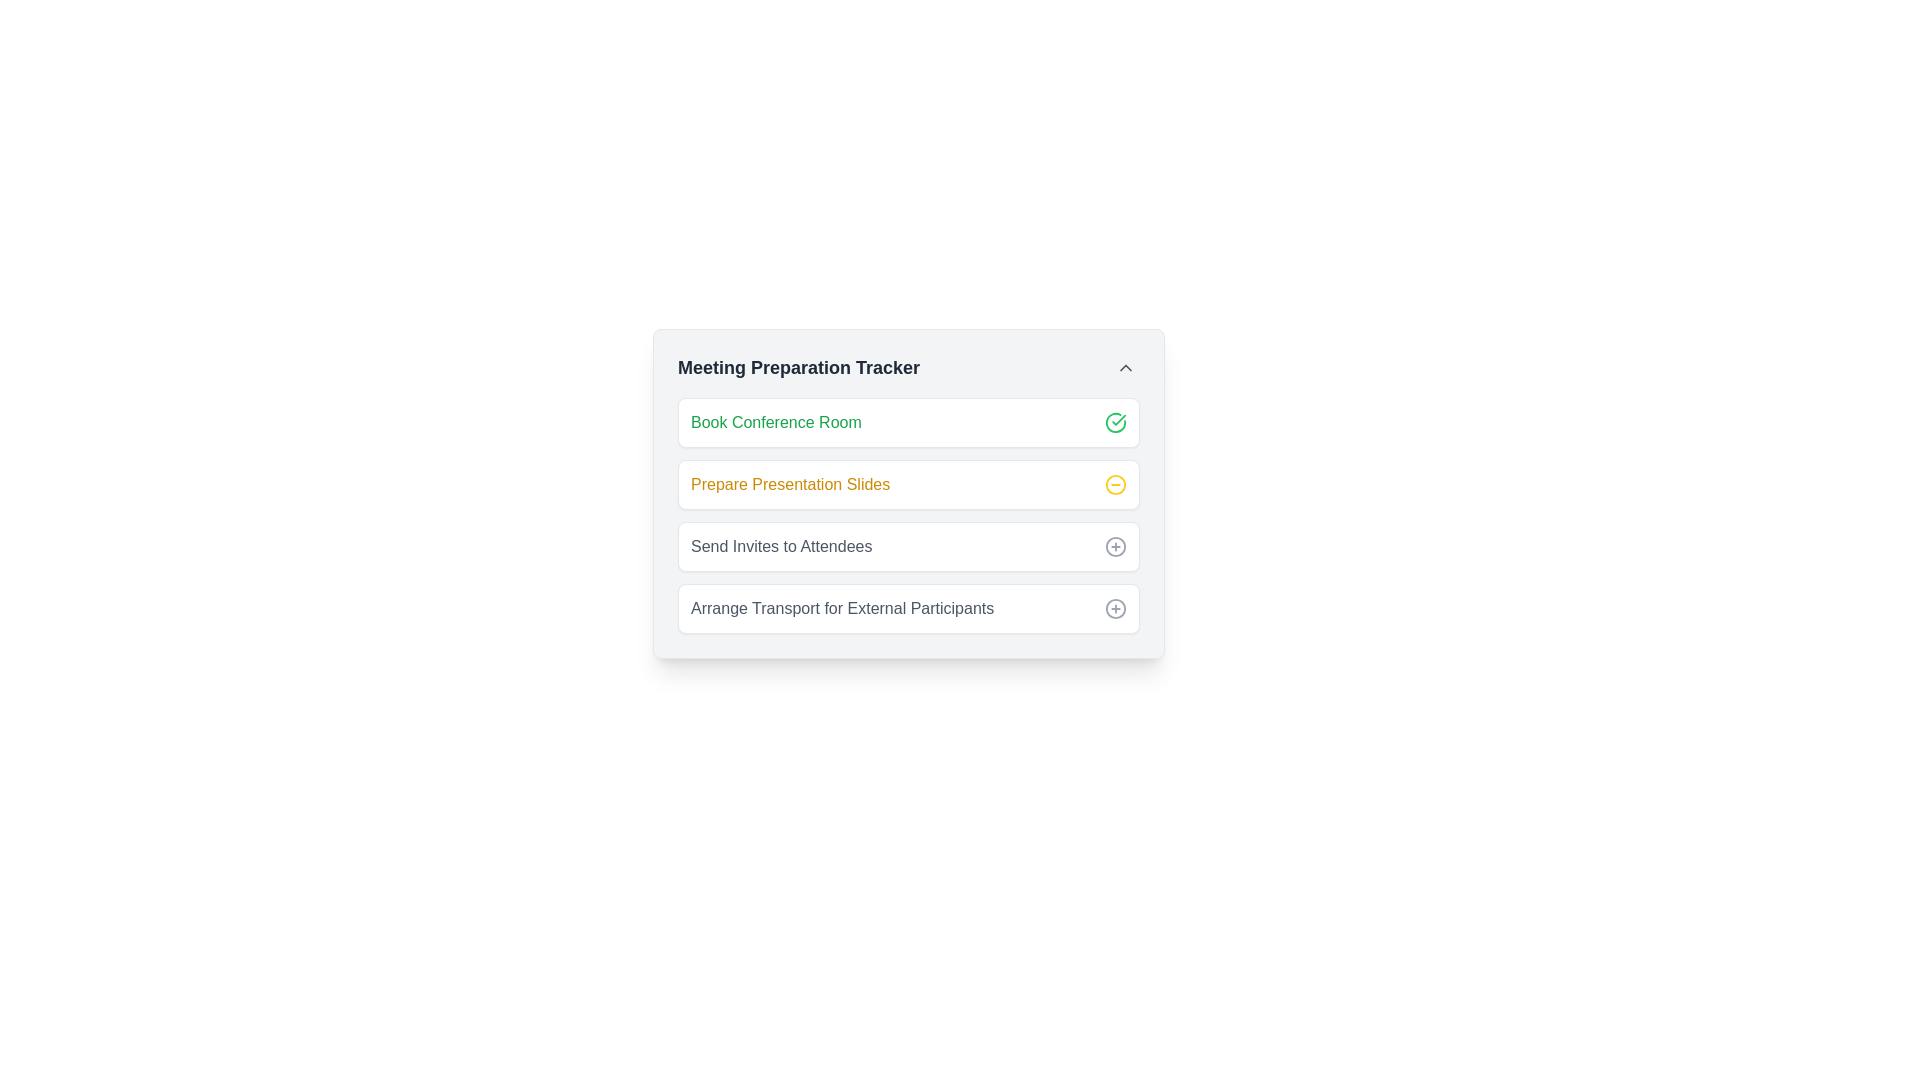 The image size is (1920, 1080). I want to click on the SVG icon in the far right corner of the box containing the text 'Arrange Transport for External Participants', so click(1115, 608).